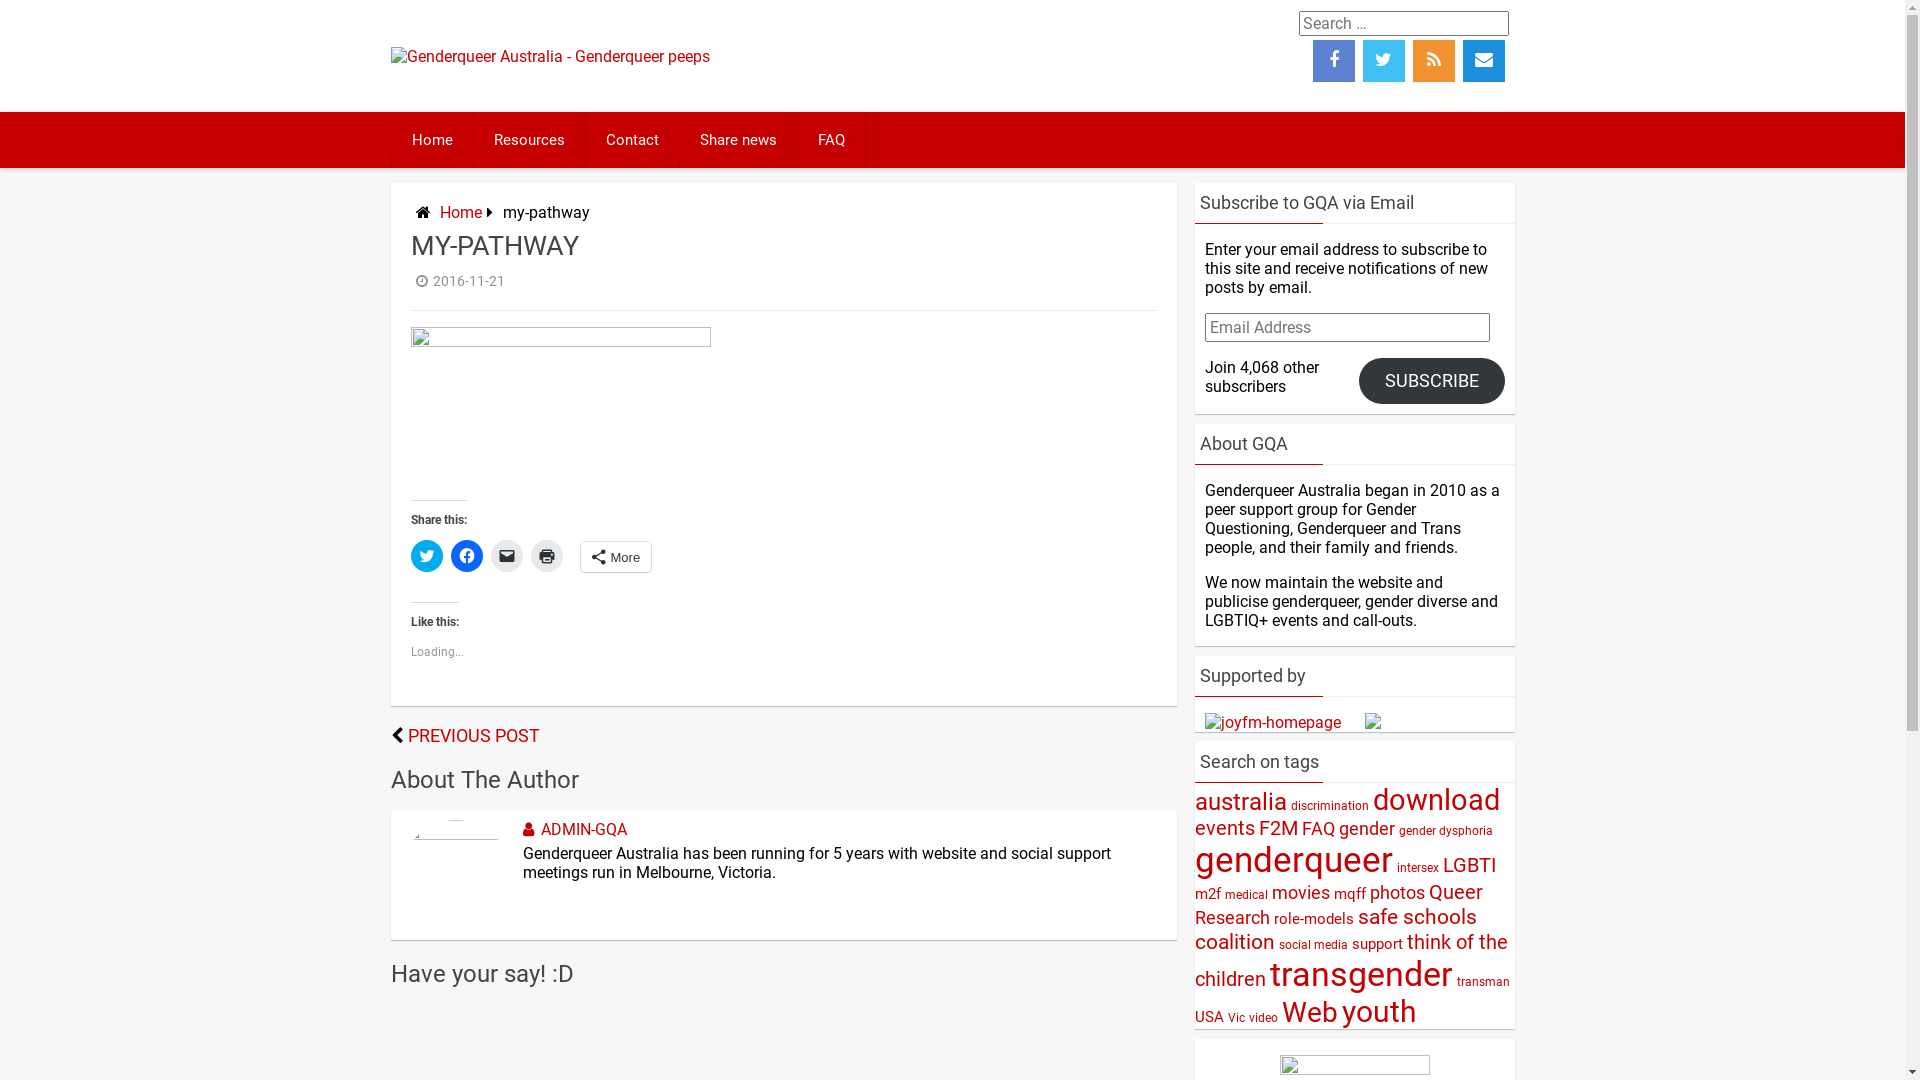 This screenshot has width=1920, height=1080. Describe the element at coordinates (1441, 864) in the screenshot. I see `'LGBTI'` at that location.